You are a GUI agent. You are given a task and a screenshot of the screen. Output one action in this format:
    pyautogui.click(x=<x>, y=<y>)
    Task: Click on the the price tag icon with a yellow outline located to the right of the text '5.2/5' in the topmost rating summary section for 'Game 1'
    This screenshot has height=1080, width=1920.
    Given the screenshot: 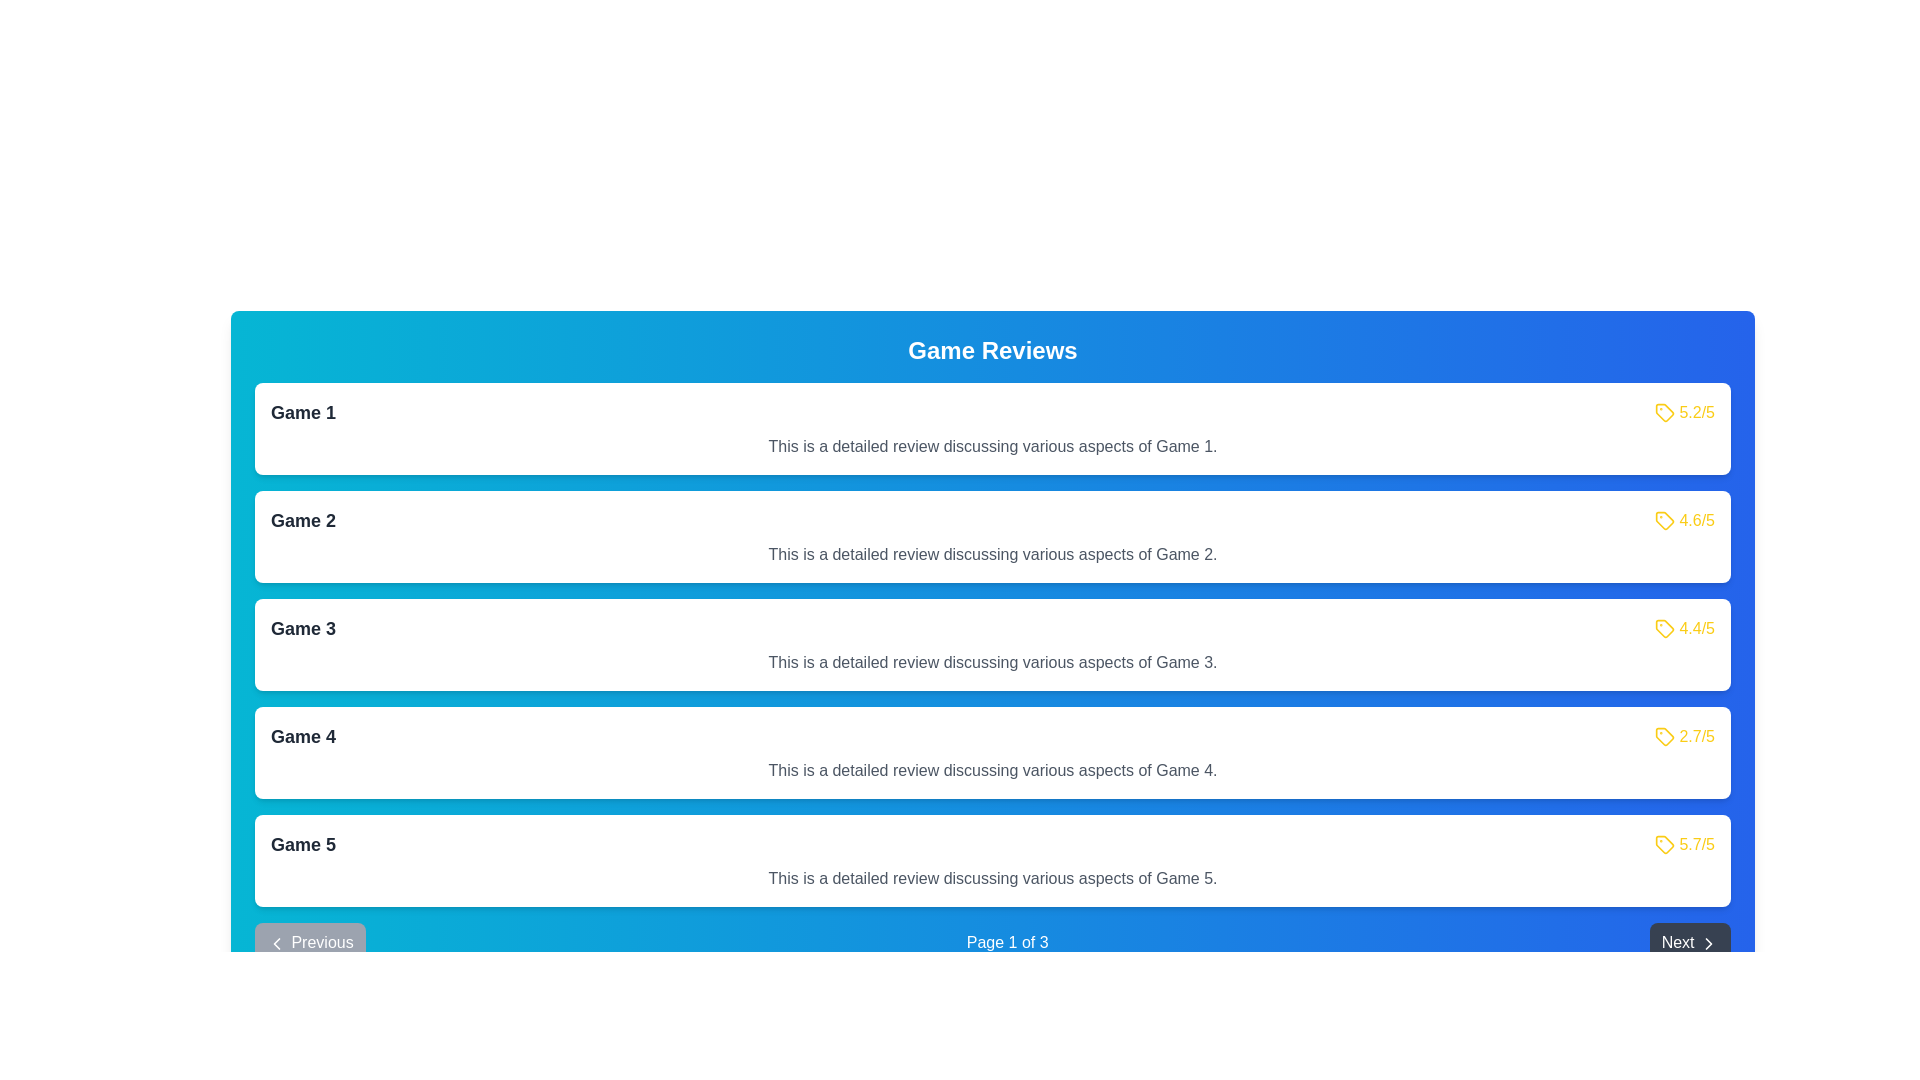 What is the action you would take?
    pyautogui.click(x=1665, y=411)
    